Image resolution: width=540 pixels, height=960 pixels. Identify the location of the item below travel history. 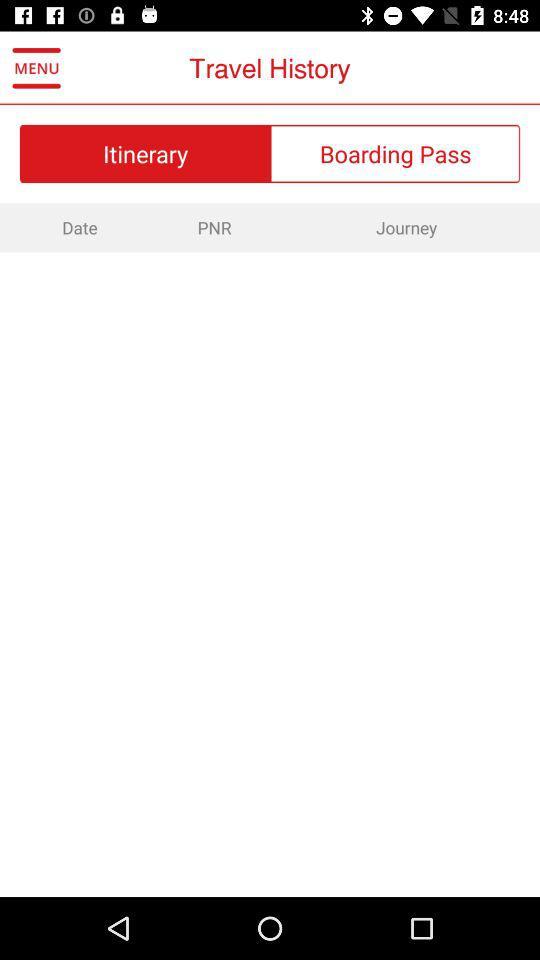
(395, 152).